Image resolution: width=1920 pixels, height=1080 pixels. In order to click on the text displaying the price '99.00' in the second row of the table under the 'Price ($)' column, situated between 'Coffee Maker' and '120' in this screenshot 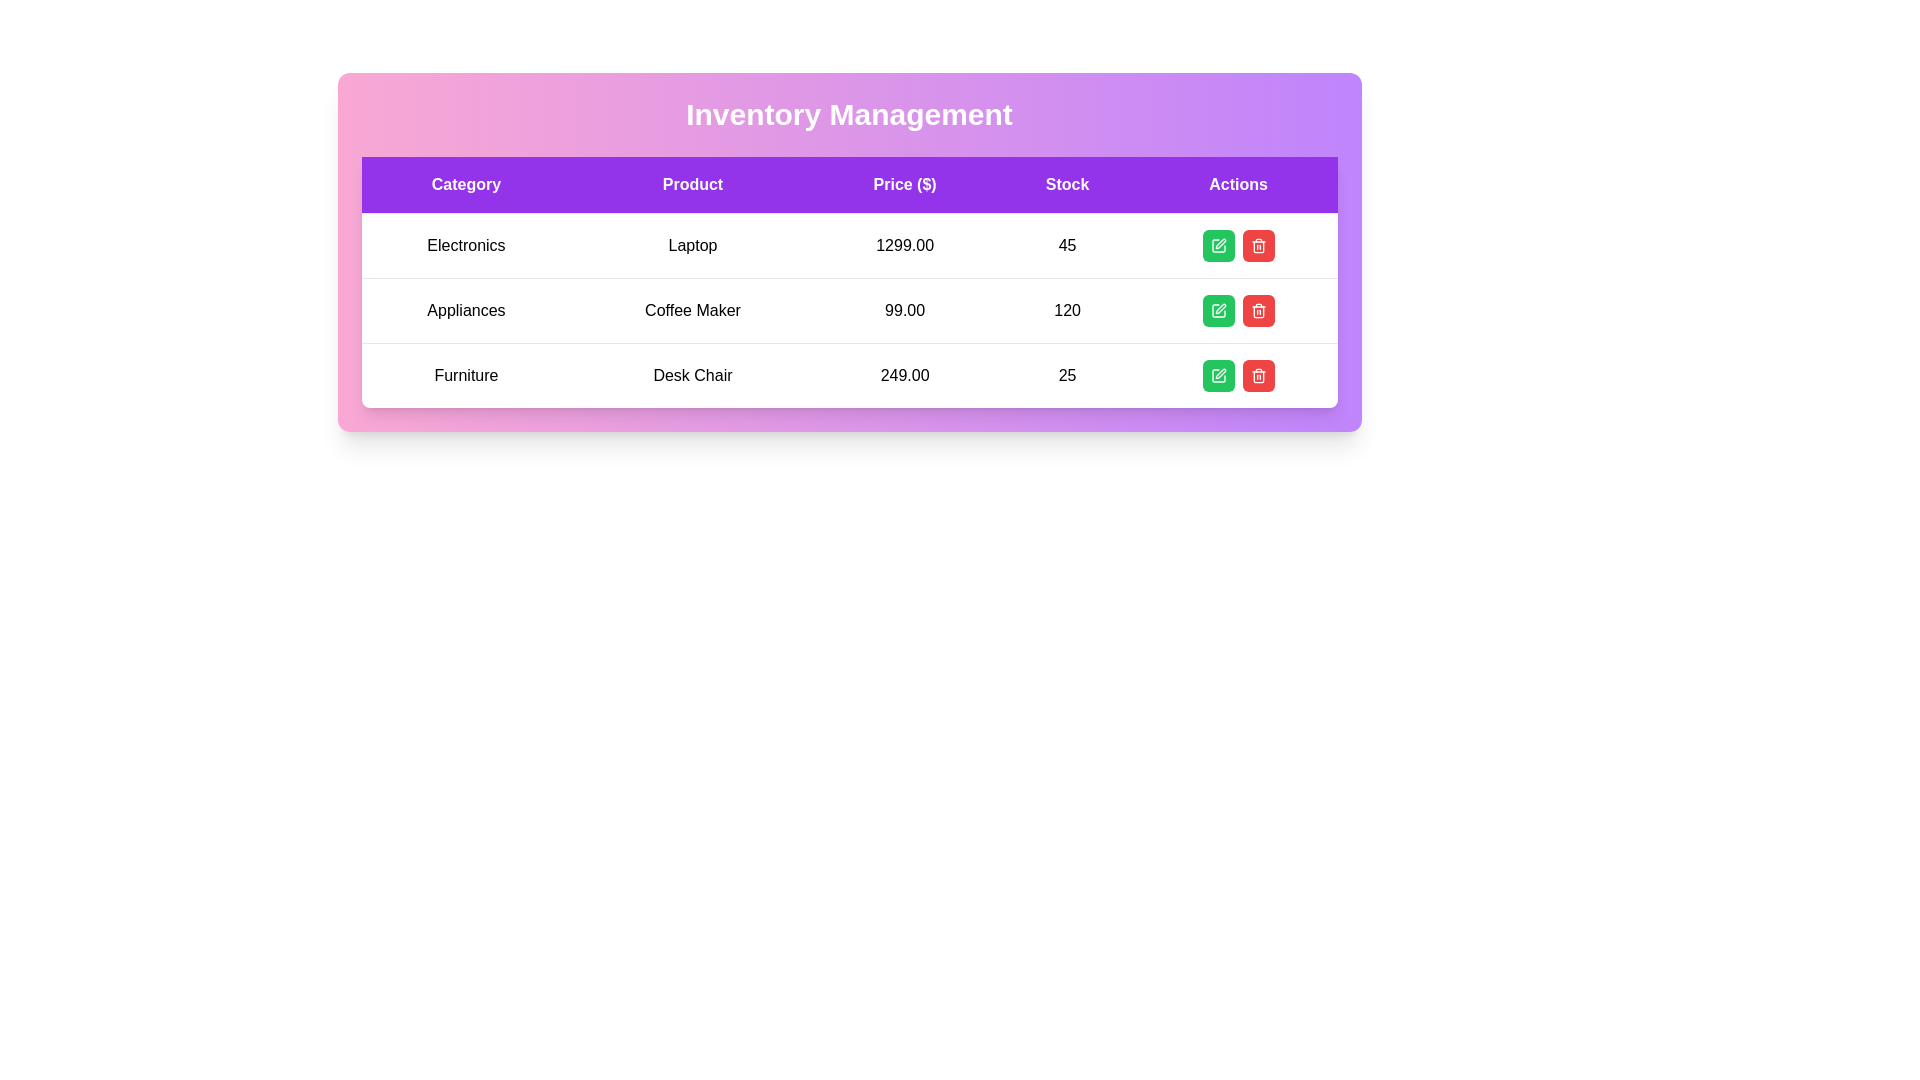, I will do `click(904, 311)`.